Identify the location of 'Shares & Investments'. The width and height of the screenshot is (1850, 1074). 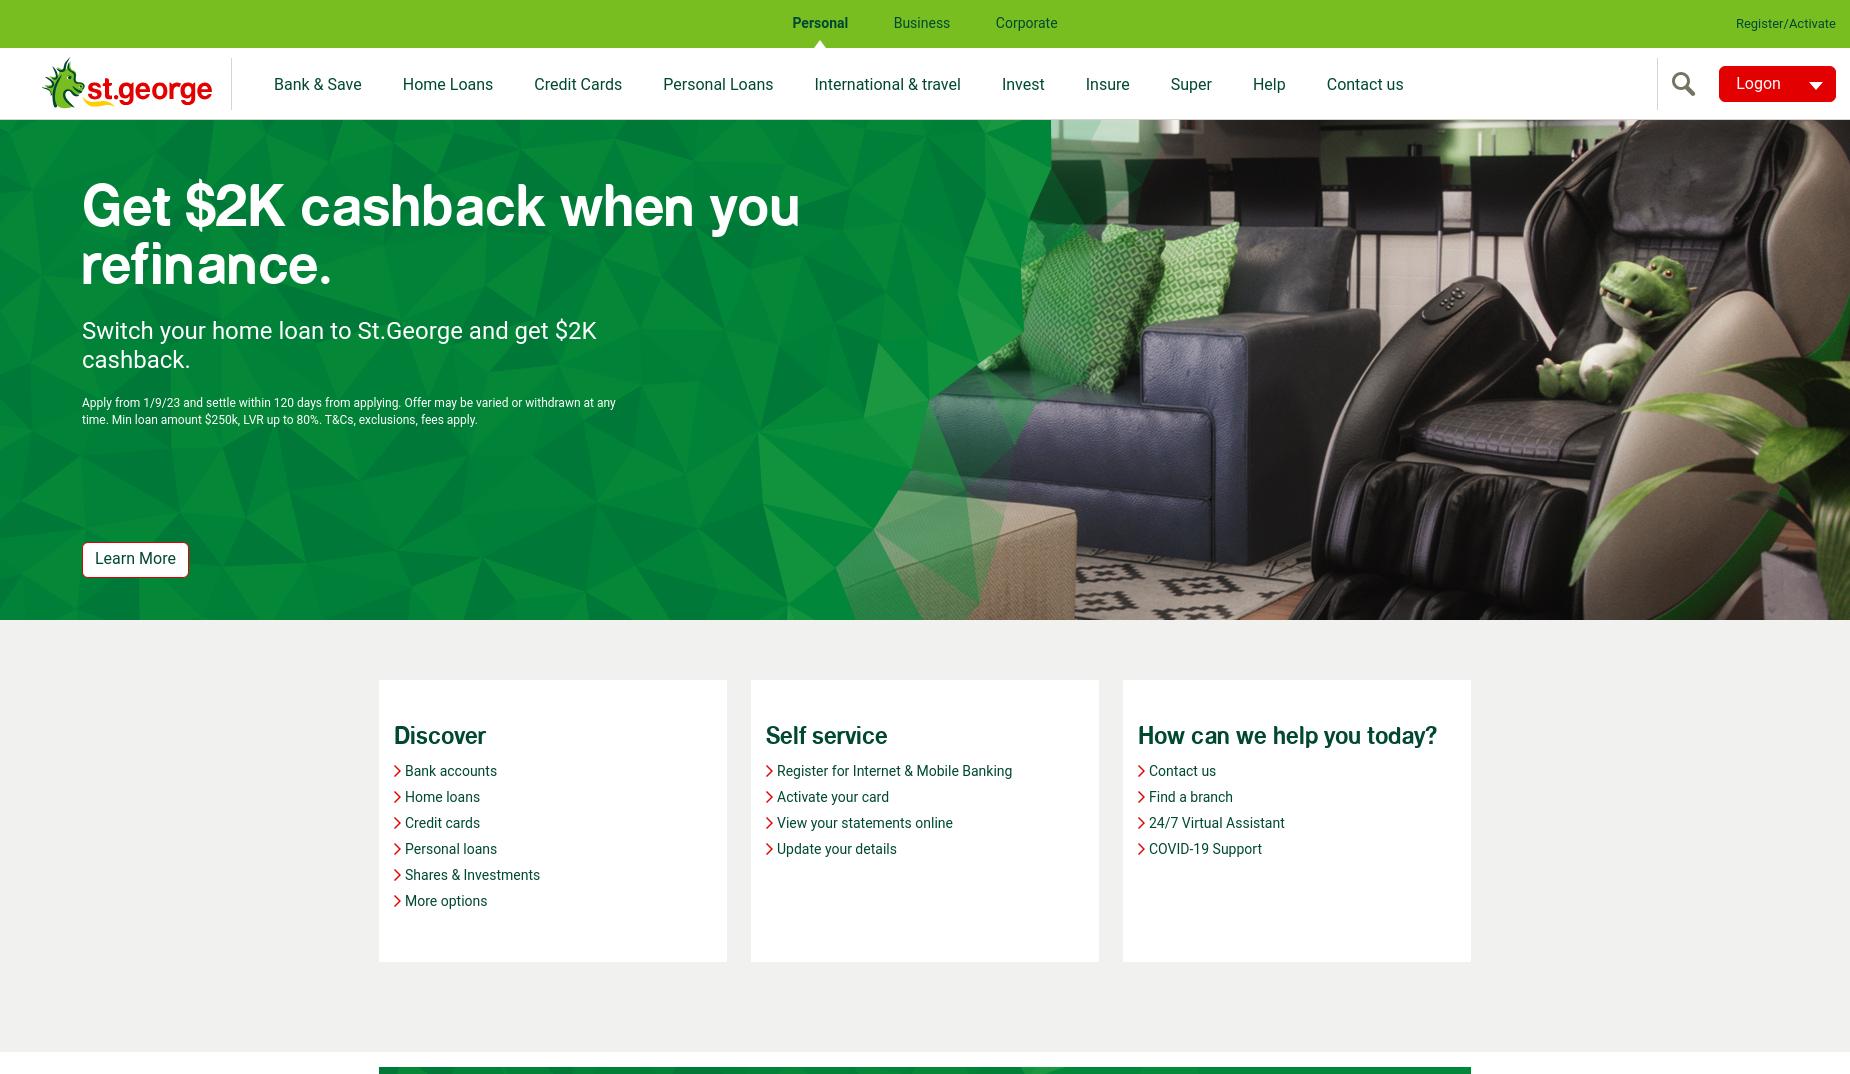
(472, 873).